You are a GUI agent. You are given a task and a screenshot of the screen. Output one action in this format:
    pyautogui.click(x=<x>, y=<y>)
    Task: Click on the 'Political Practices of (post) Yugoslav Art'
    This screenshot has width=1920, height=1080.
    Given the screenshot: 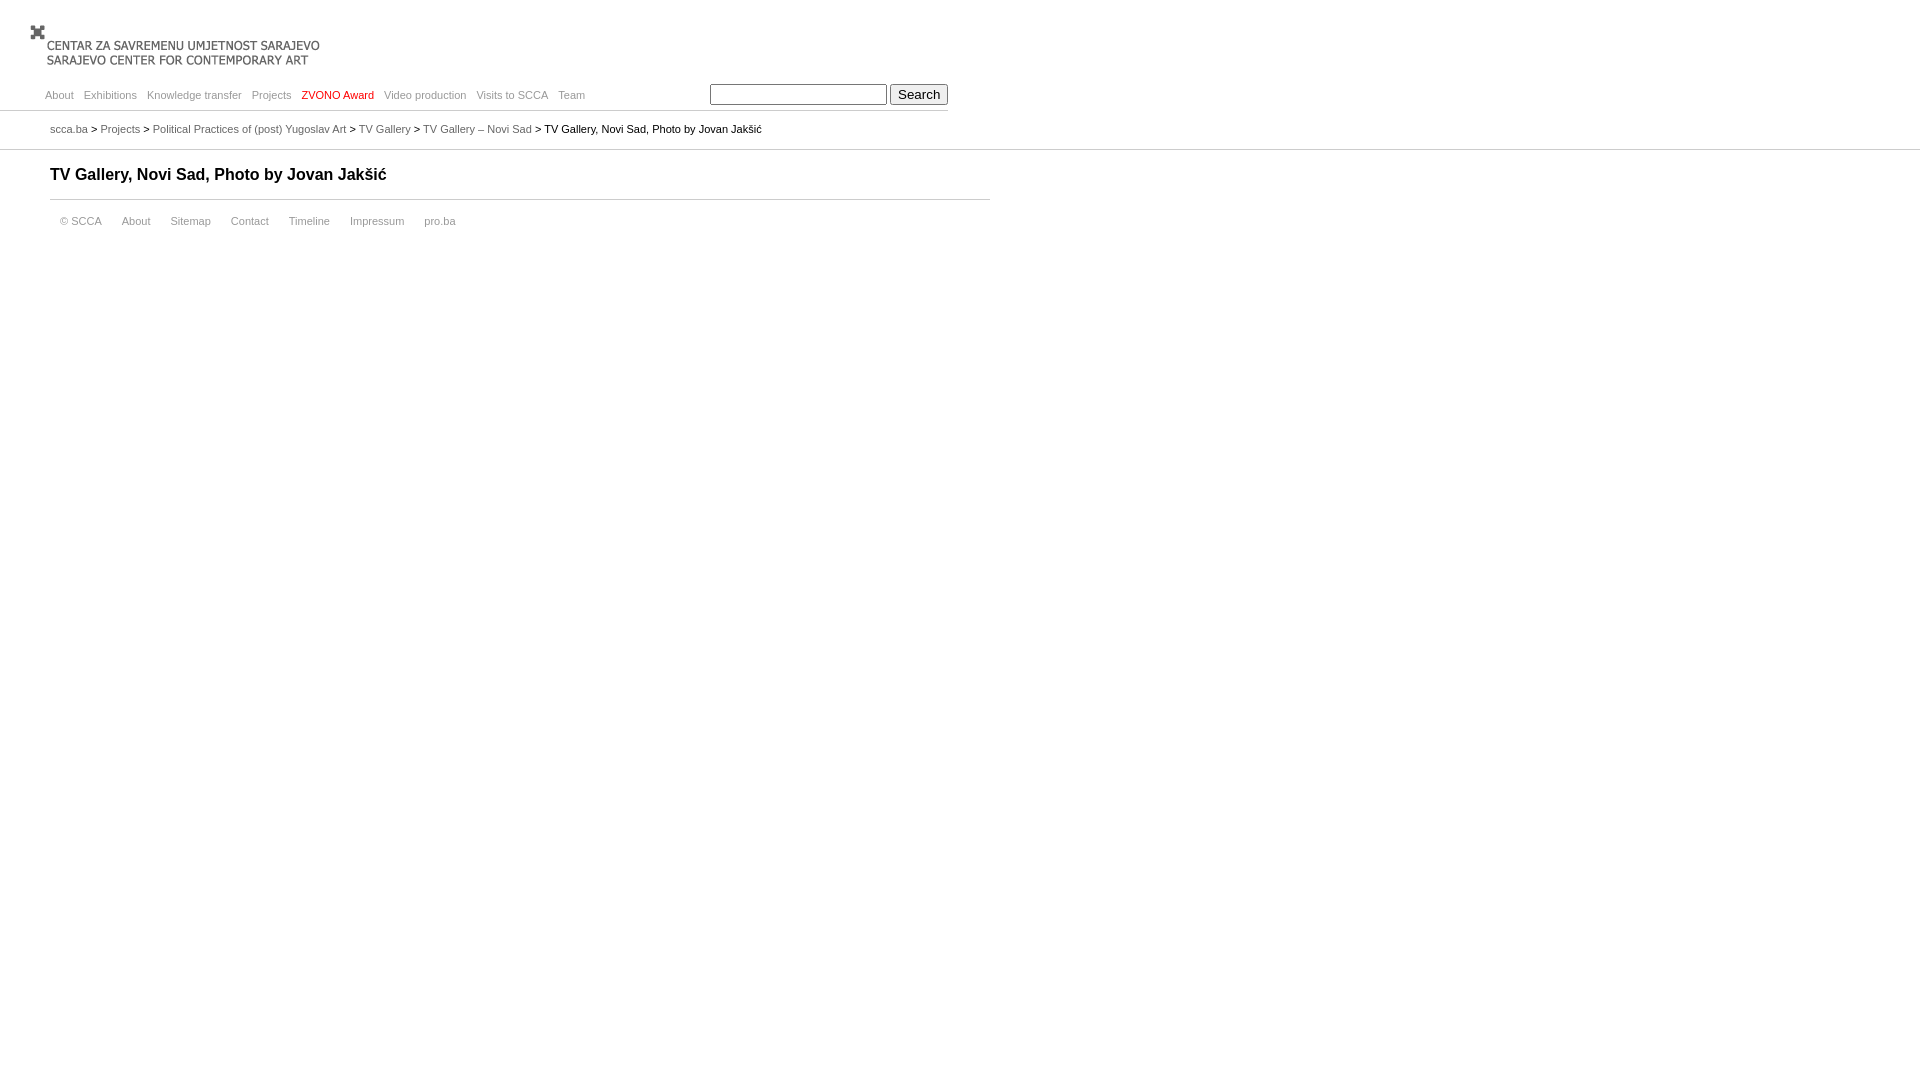 What is the action you would take?
    pyautogui.click(x=248, y=128)
    